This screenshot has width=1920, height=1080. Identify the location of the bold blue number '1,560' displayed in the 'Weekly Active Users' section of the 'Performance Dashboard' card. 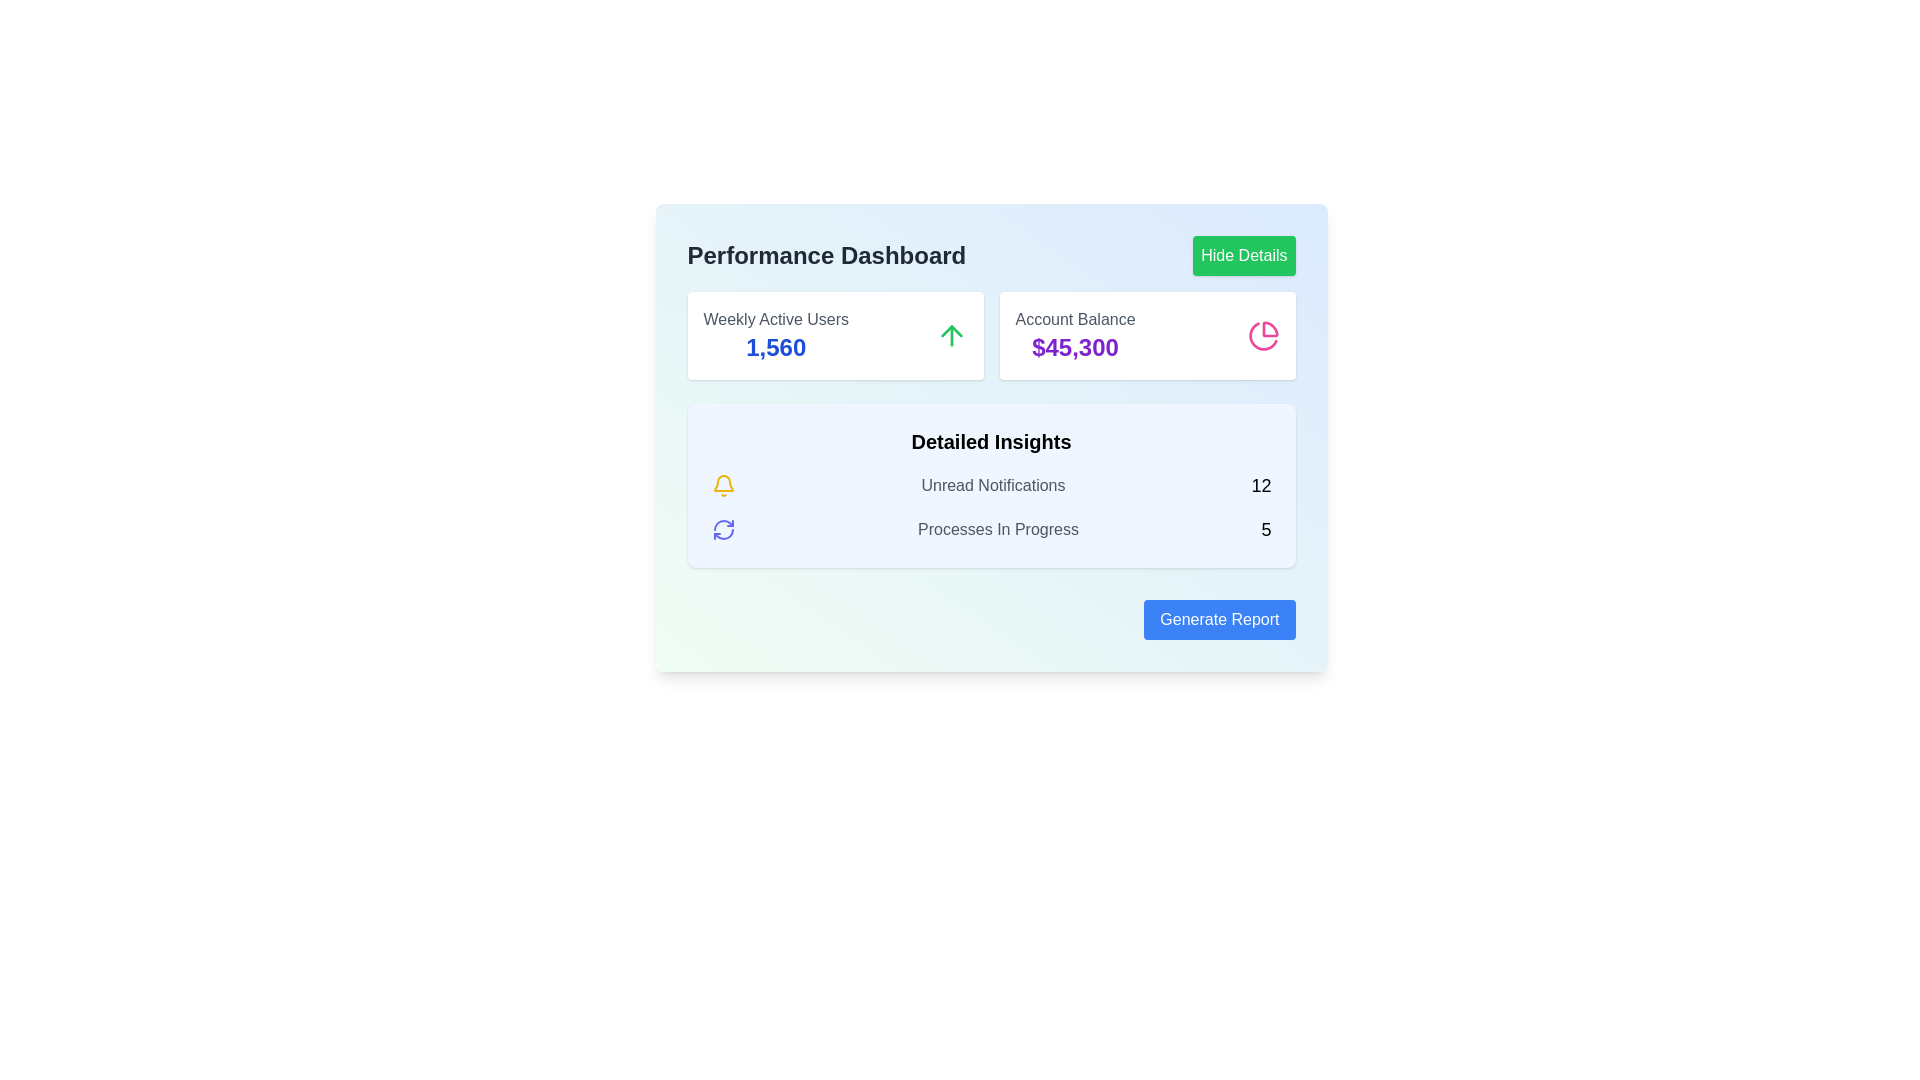
(775, 346).